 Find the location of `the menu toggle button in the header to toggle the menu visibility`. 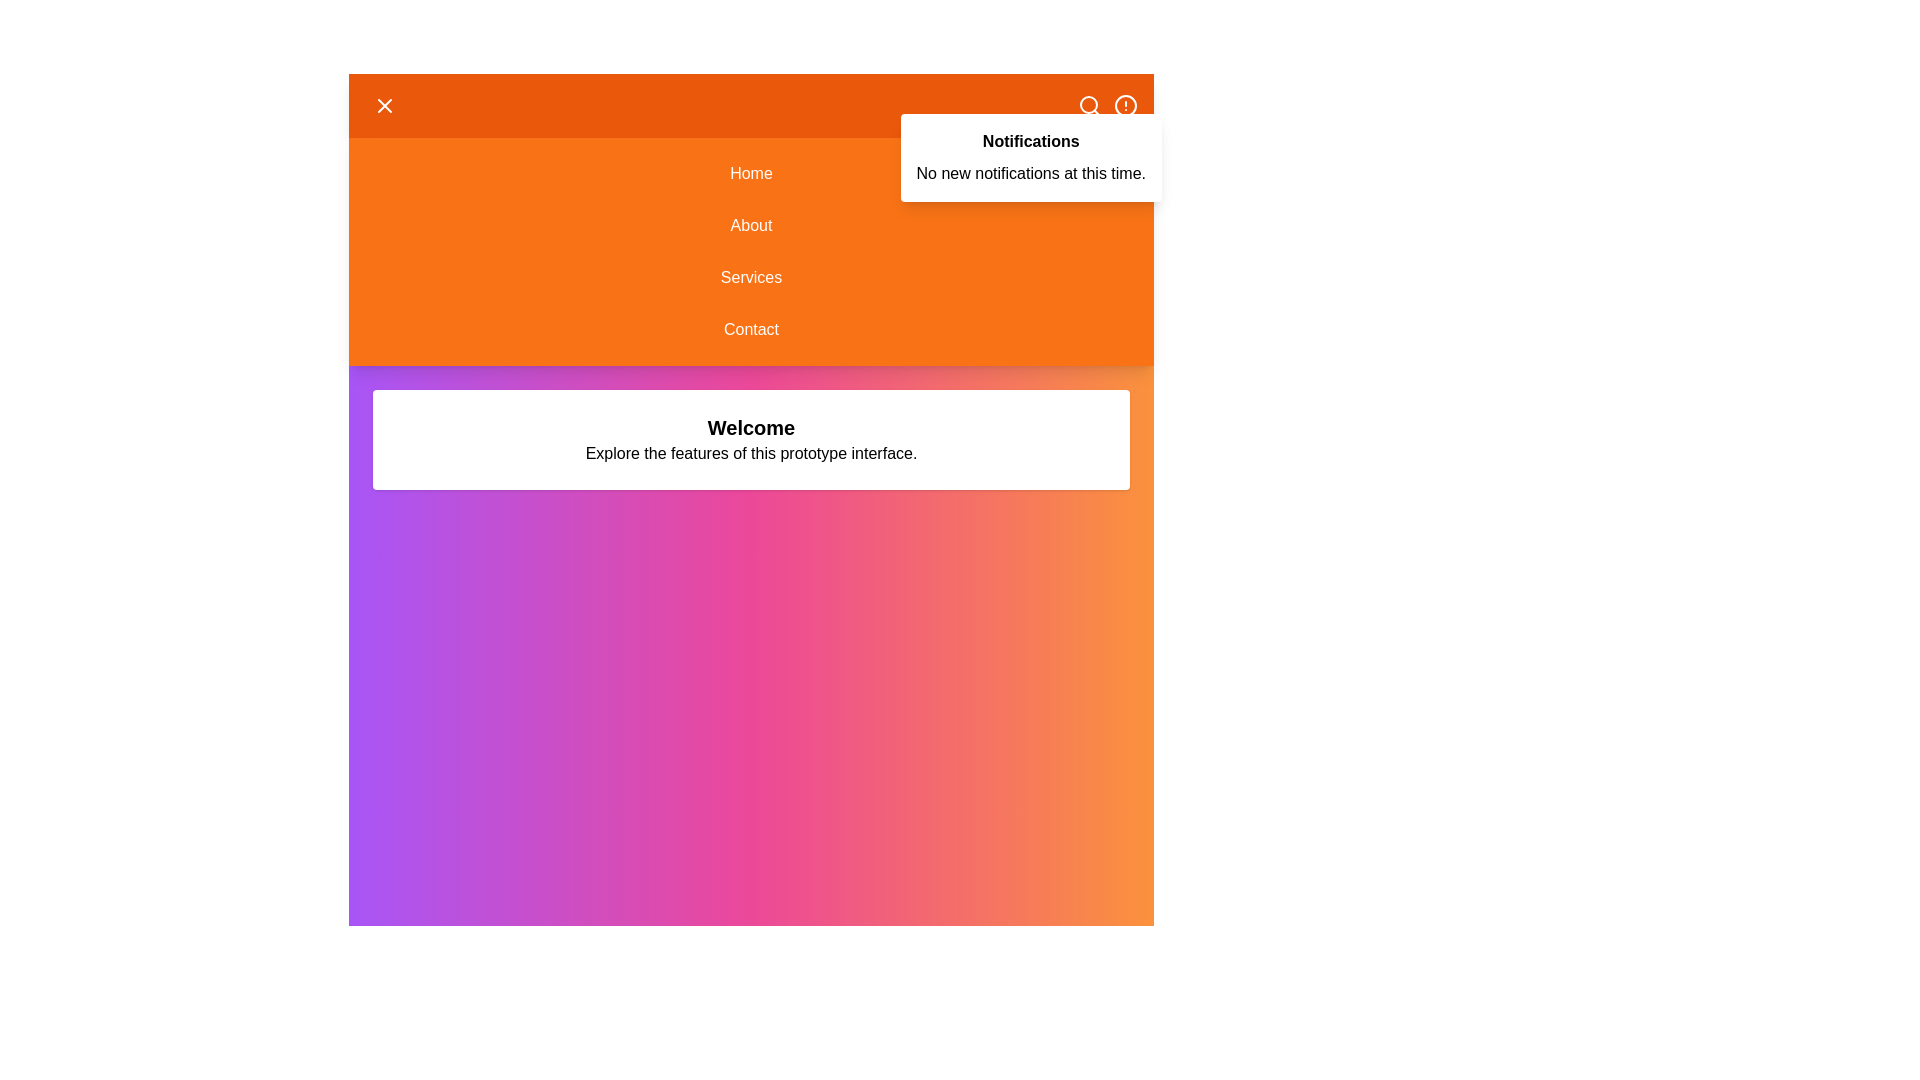

the menu toggle button in the header to toggle the menu visibility is located at coordinates (384, 105).